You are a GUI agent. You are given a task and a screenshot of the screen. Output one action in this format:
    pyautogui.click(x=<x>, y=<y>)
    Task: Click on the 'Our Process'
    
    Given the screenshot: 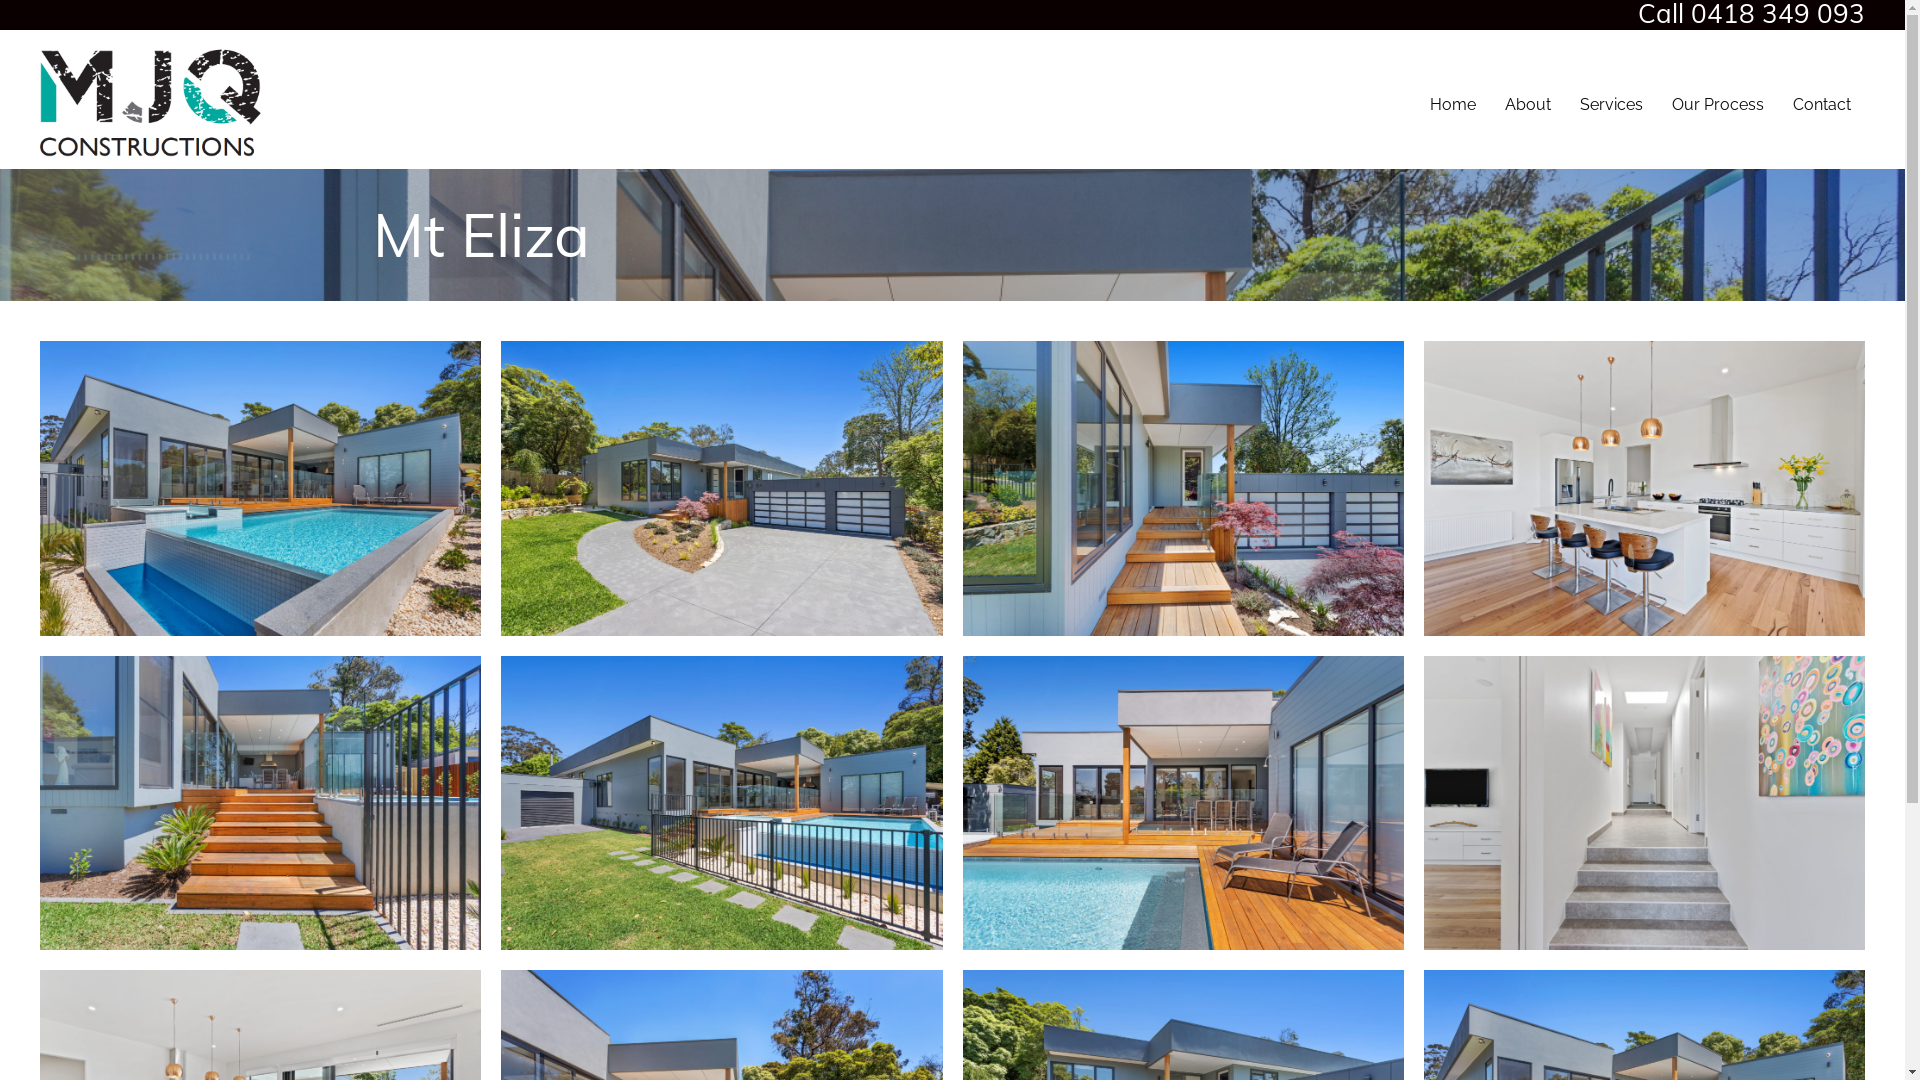 What is the action you would take?
    pyautogui.click(x=1657, y=104)
    